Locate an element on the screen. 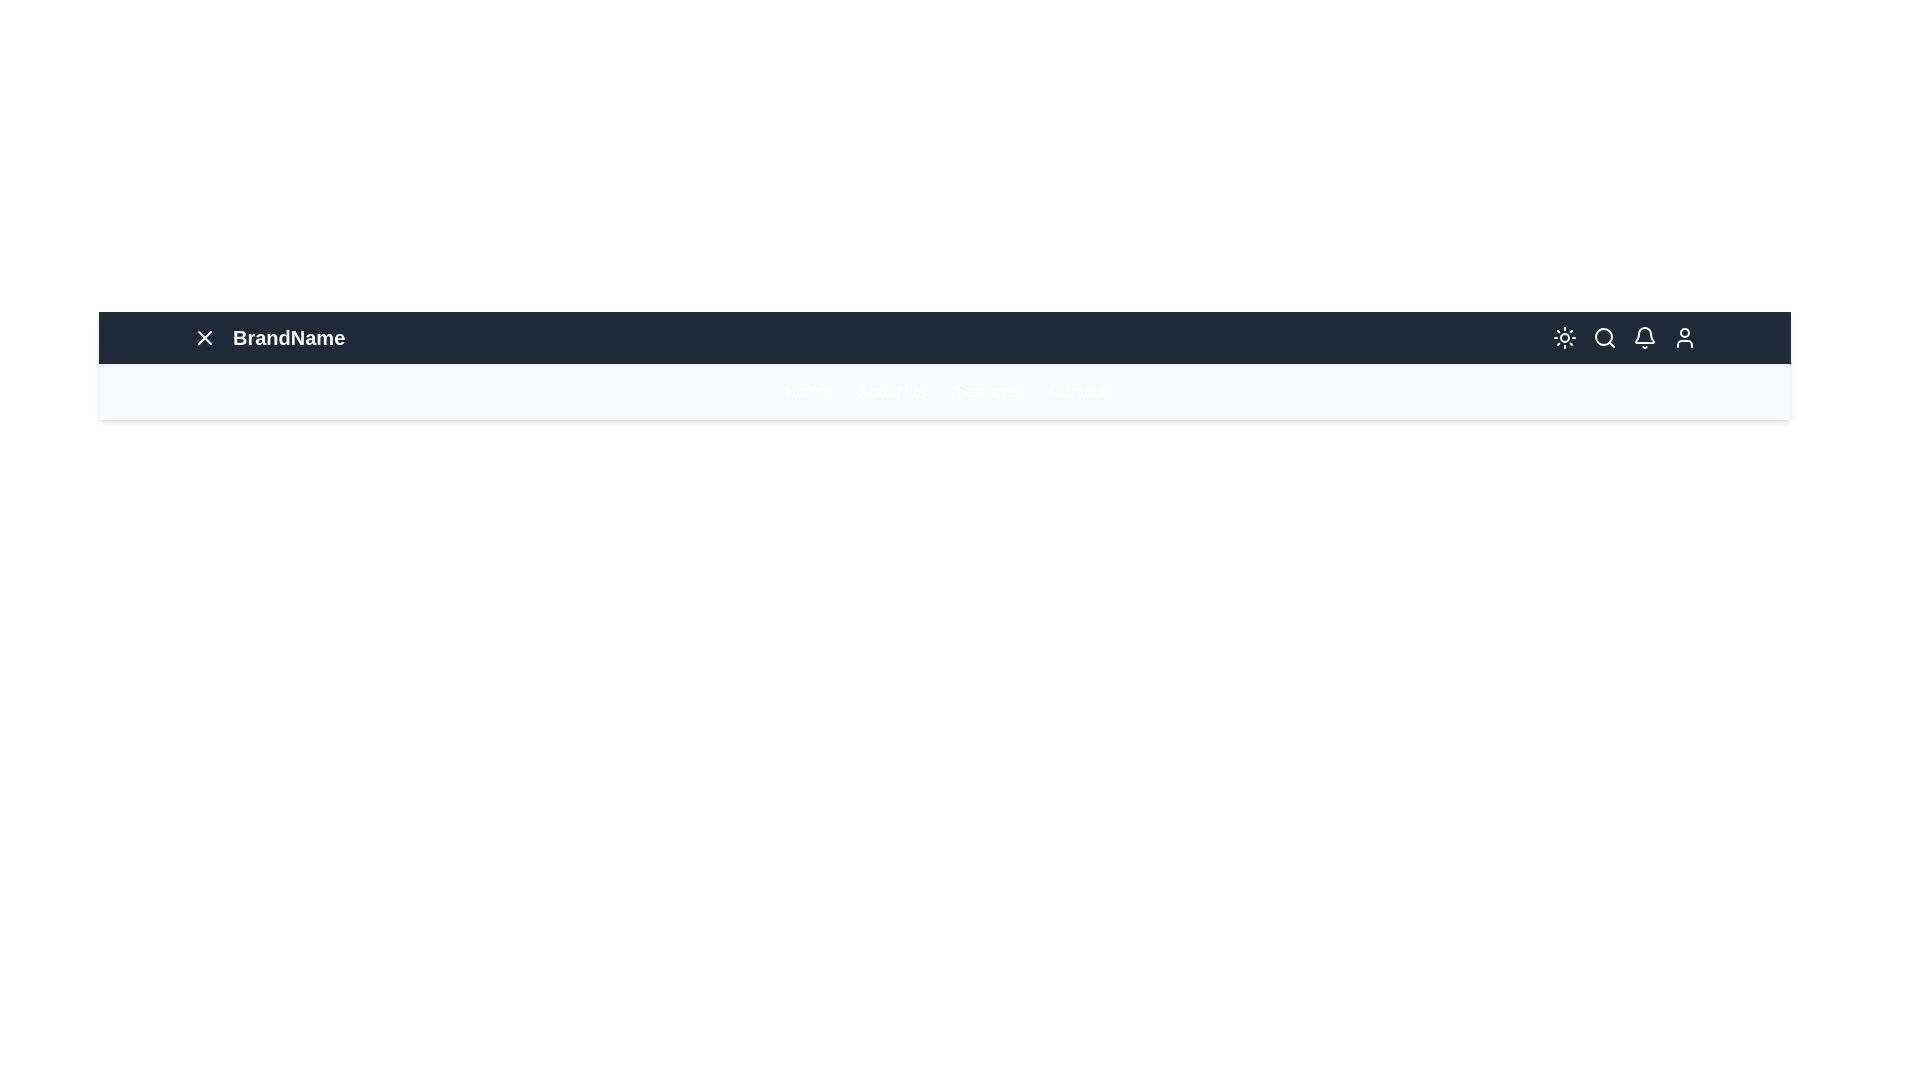  the menu item labeled Services to navigate to the corresponding section is located at coordinates (987, 392).